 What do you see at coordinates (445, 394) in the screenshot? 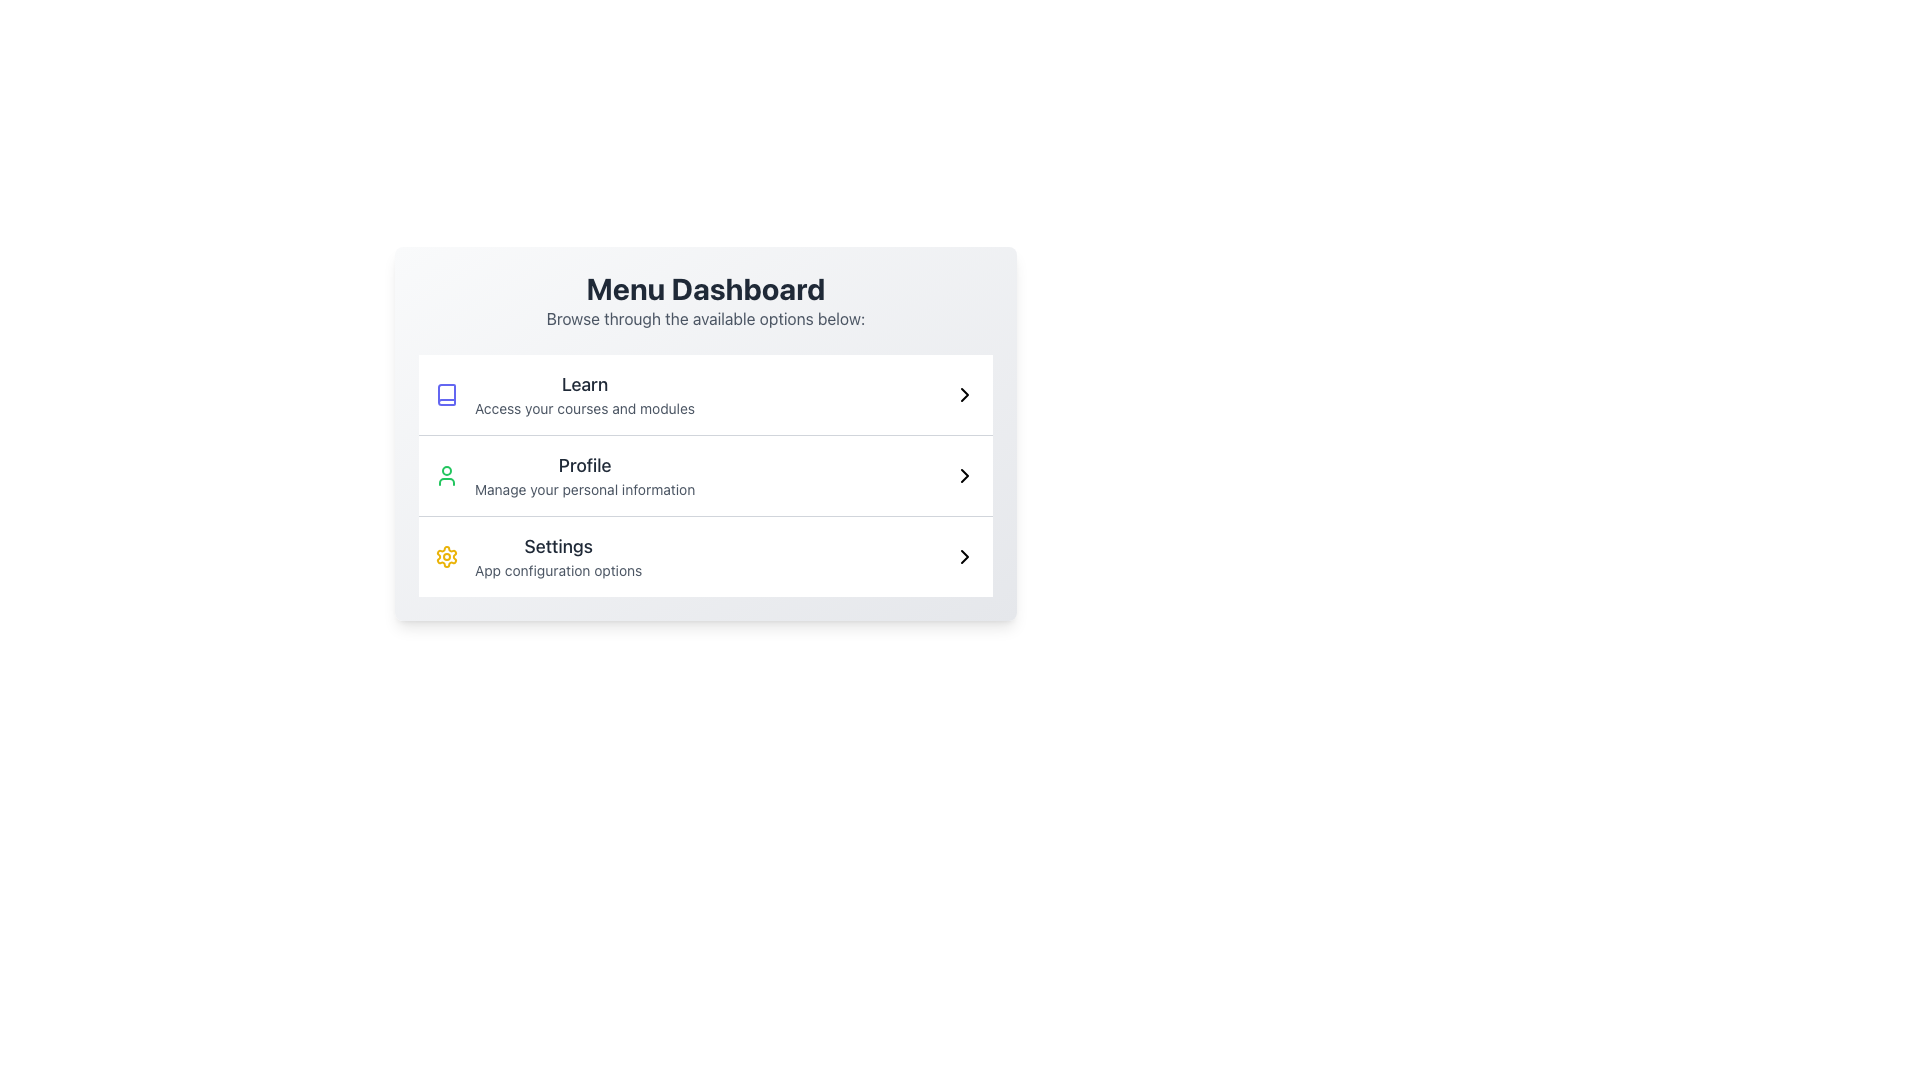
I see `decorative education-related icon located to the left of the 'Learn' menu option for debugging purposes` at bounding box center [445, 394].